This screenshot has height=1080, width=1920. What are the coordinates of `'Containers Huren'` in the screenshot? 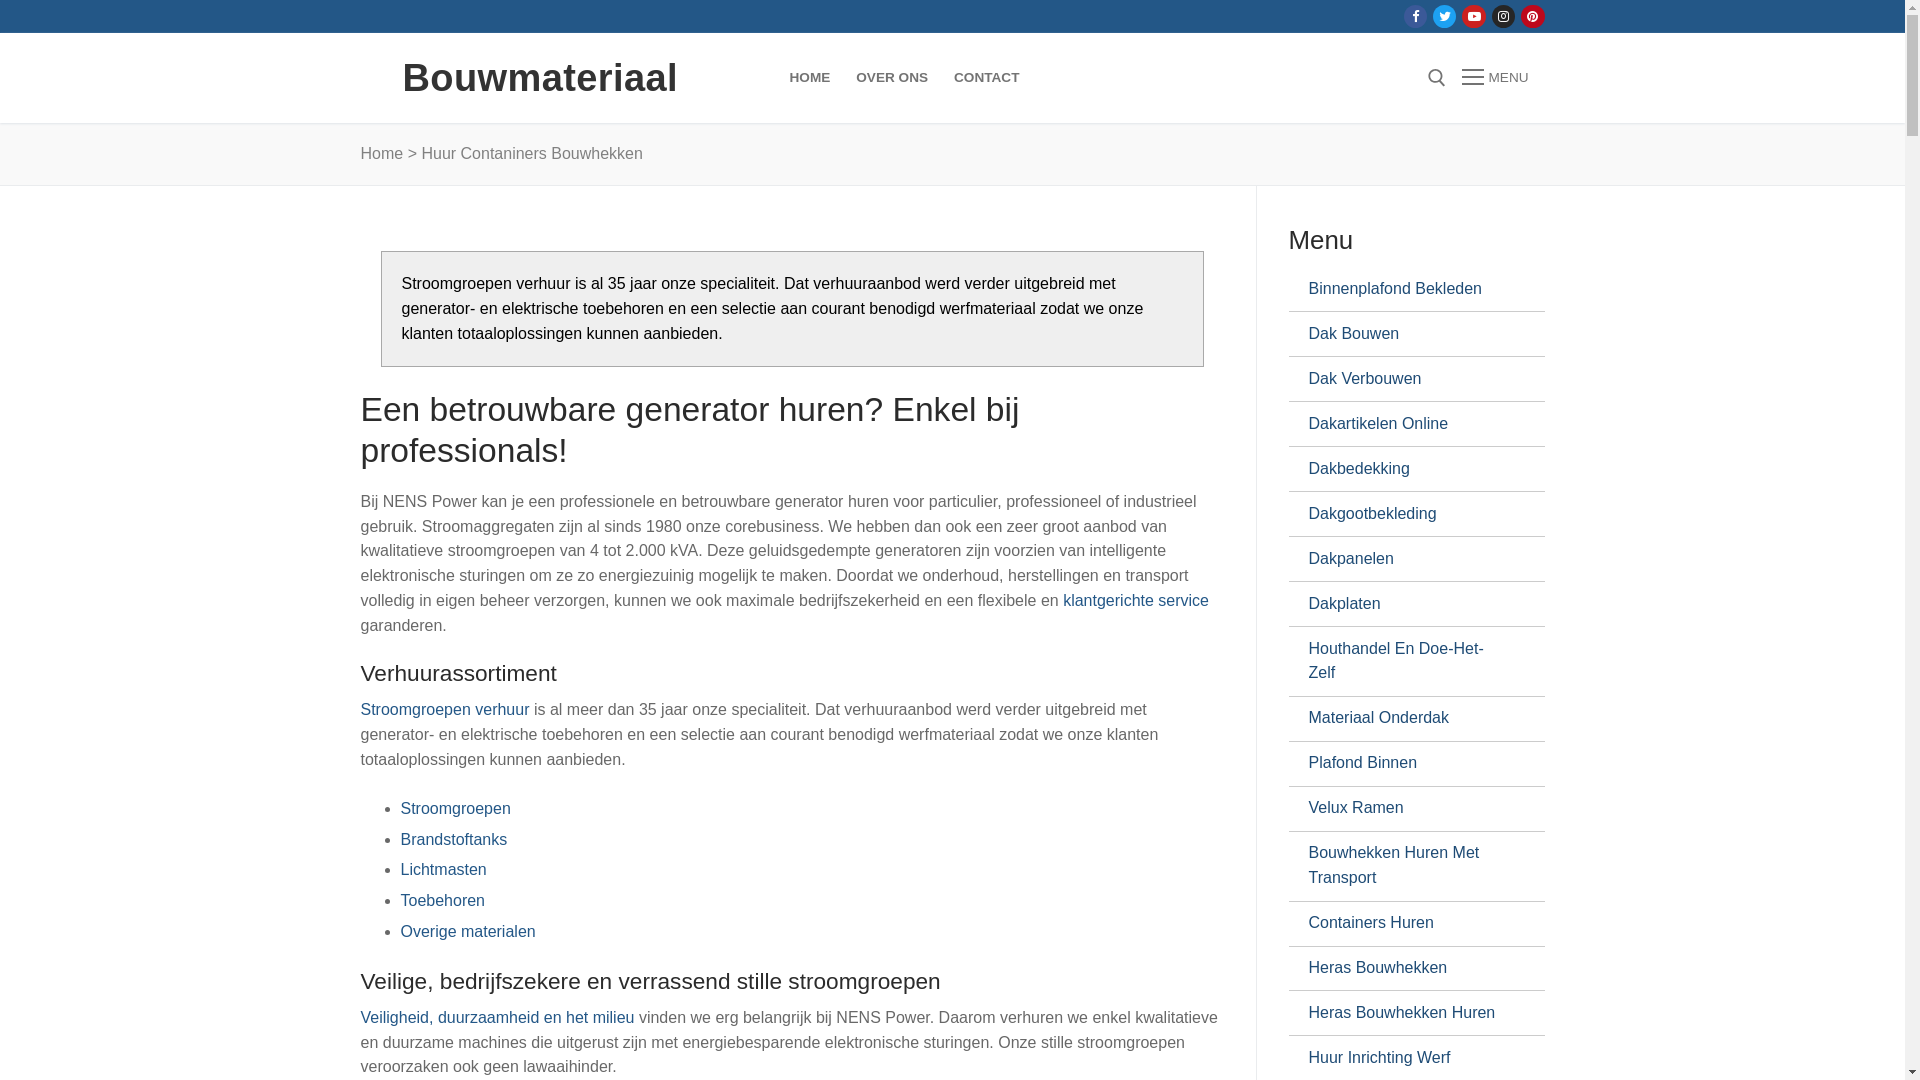 It's located at (1406, 924).